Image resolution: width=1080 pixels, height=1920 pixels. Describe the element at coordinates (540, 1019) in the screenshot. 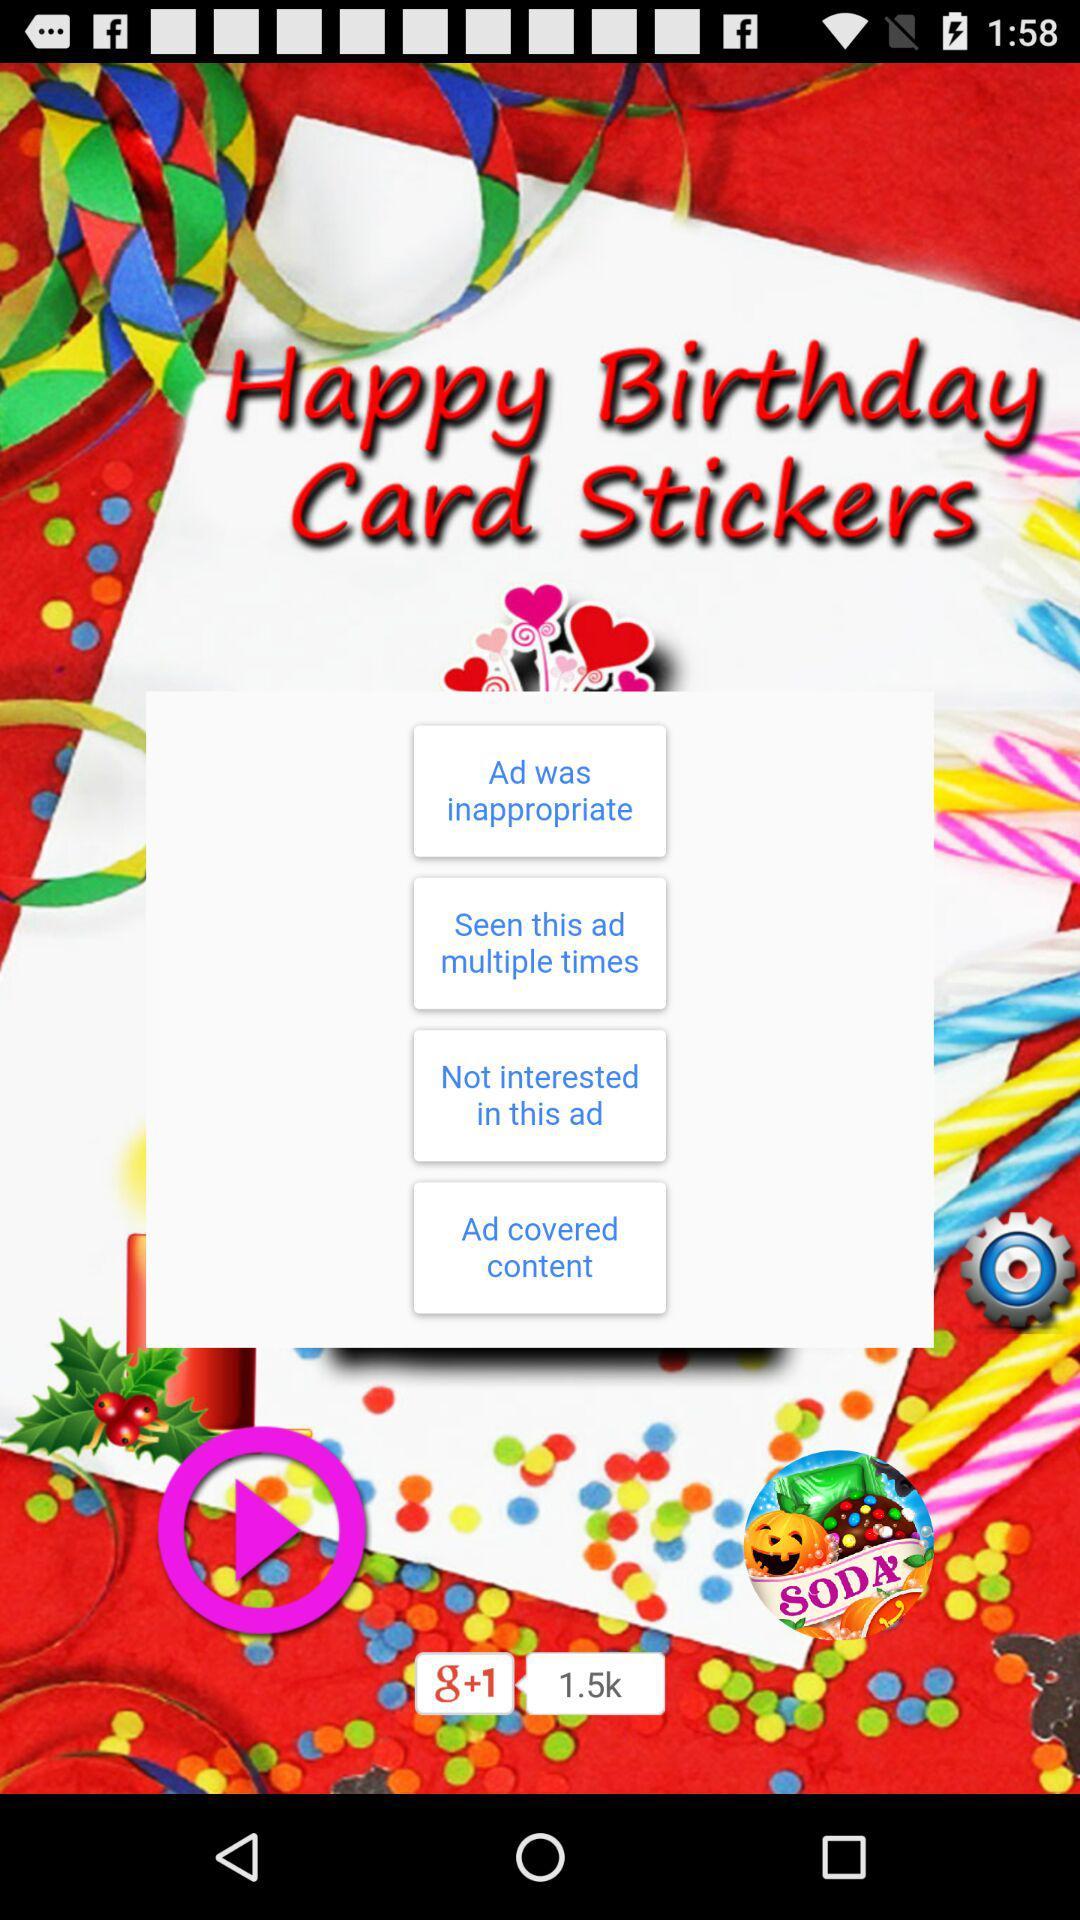

I see `give feedback for advertisement` at that location.